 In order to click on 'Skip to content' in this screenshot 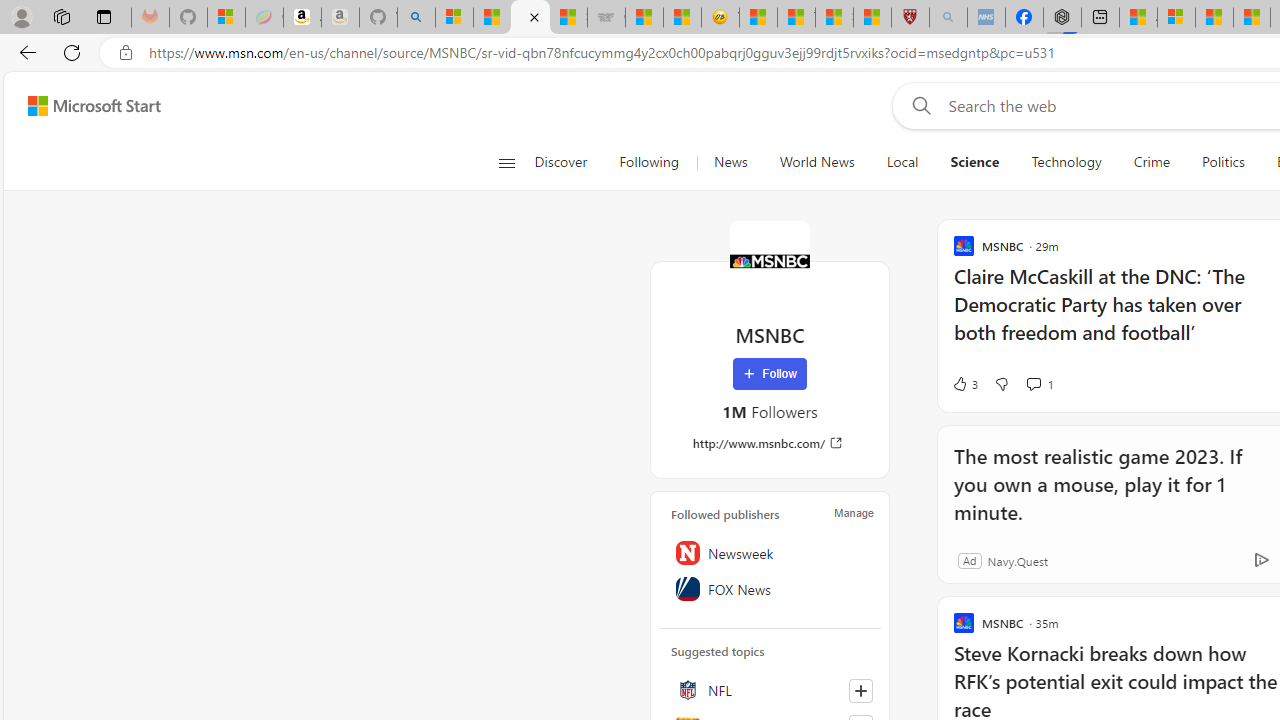, I will do `click(86, 105)`.